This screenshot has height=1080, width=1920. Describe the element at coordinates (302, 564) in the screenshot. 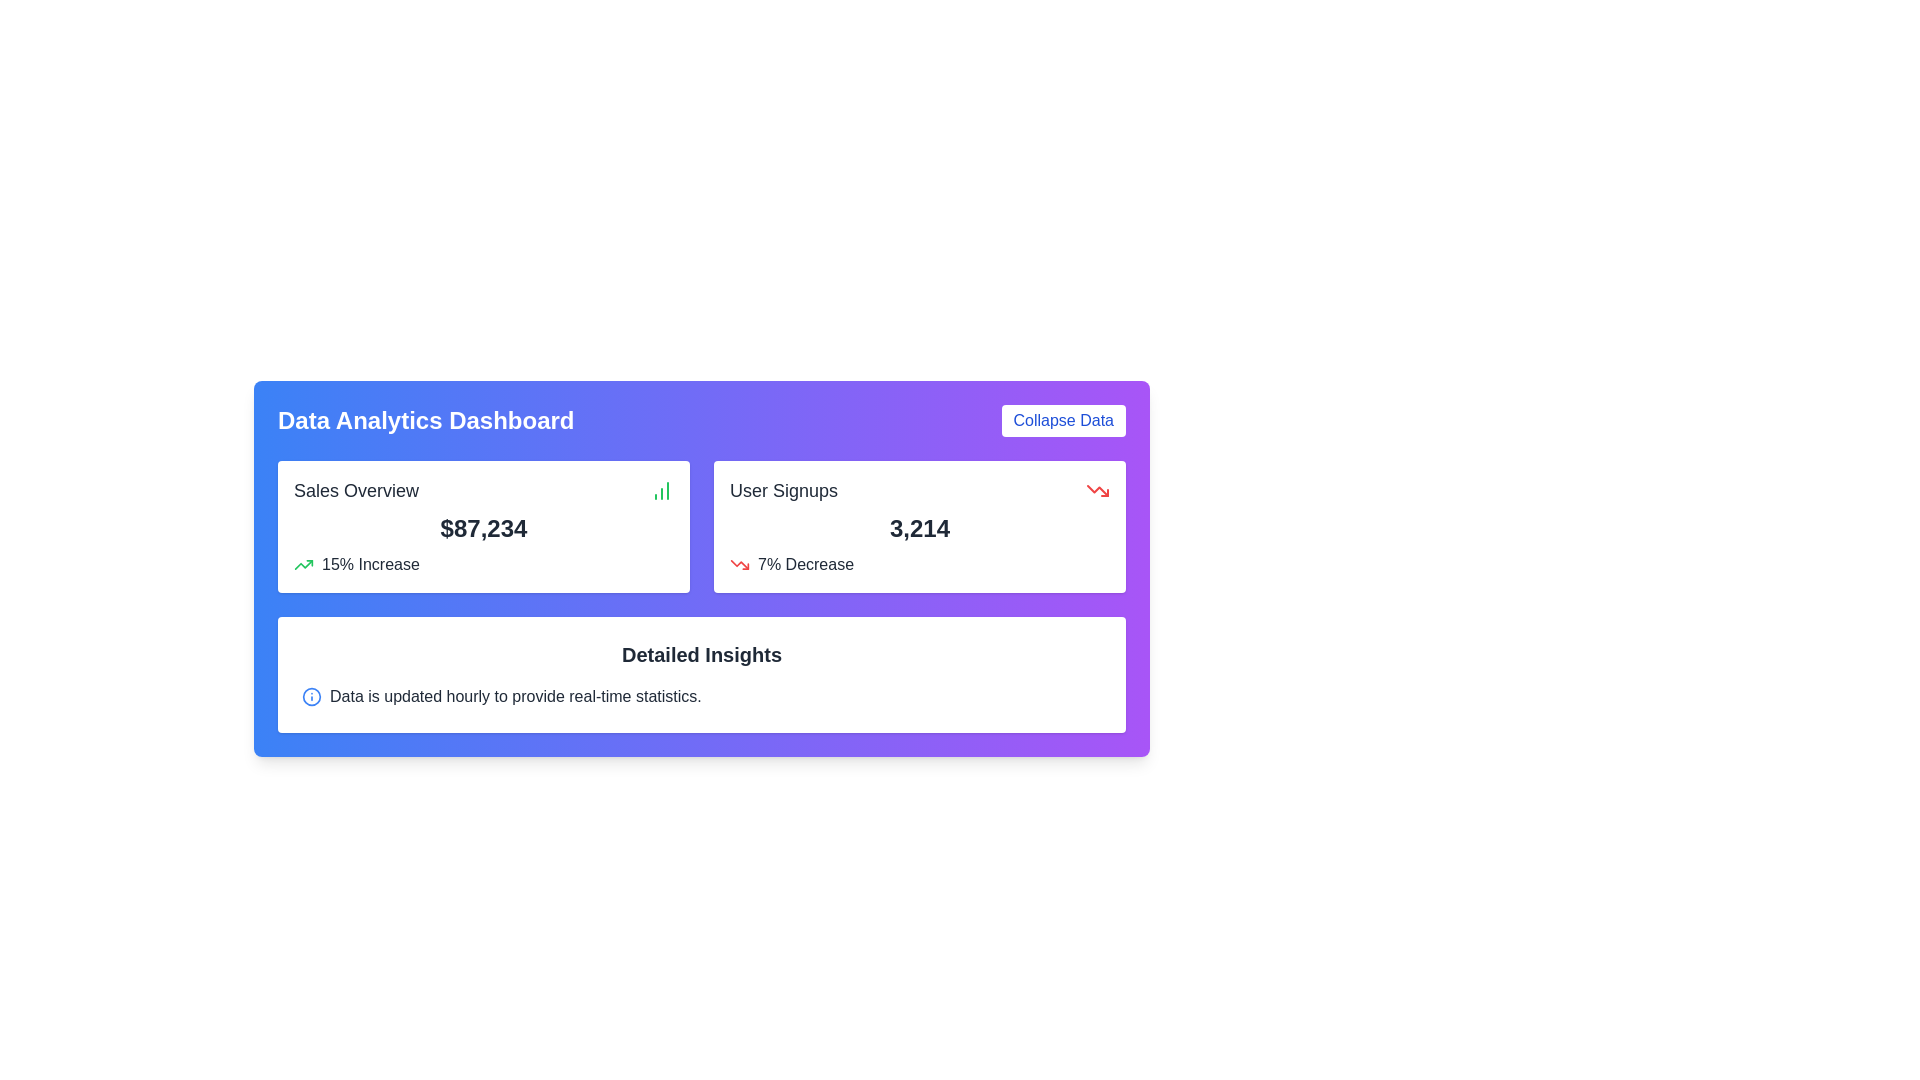

I see `the upward trend icon associated with the '15% Increase' label, located in the Sales Overview section of the dashboard` at that location.